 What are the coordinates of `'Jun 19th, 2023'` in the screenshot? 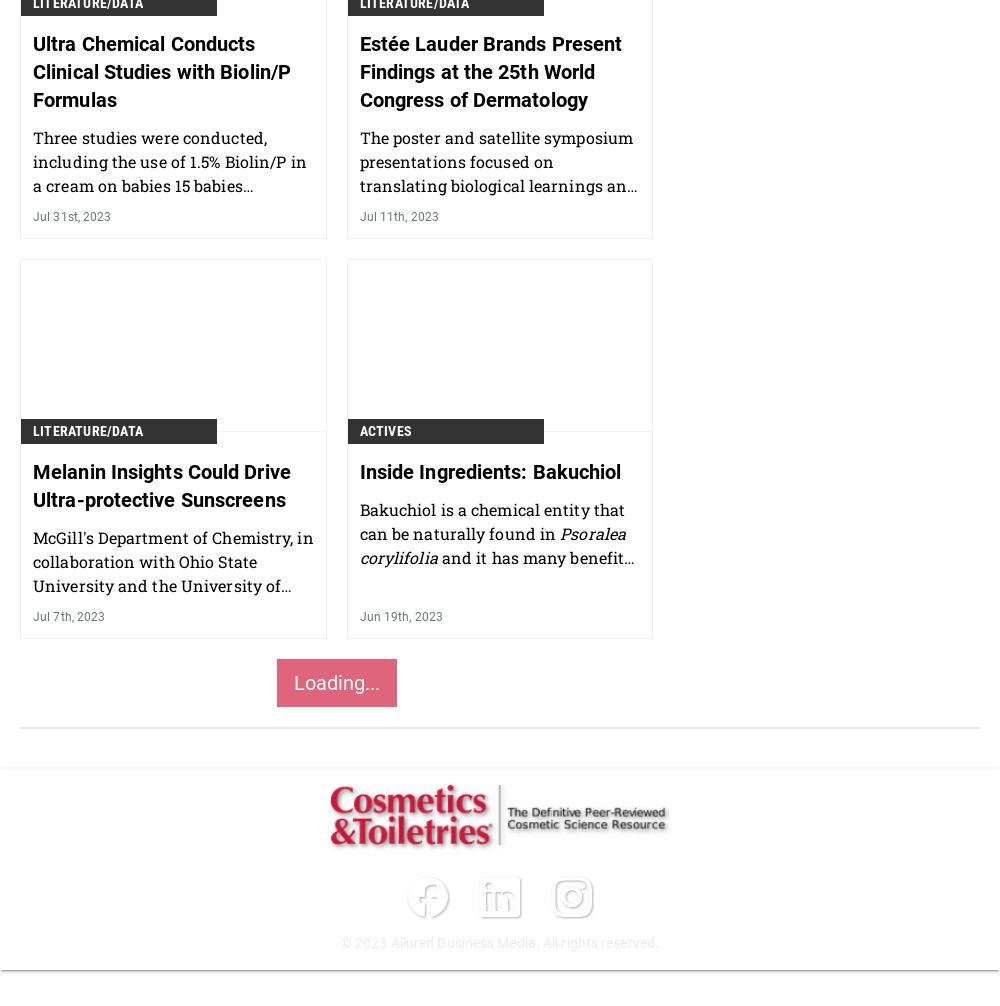 It's located at (401, 615).